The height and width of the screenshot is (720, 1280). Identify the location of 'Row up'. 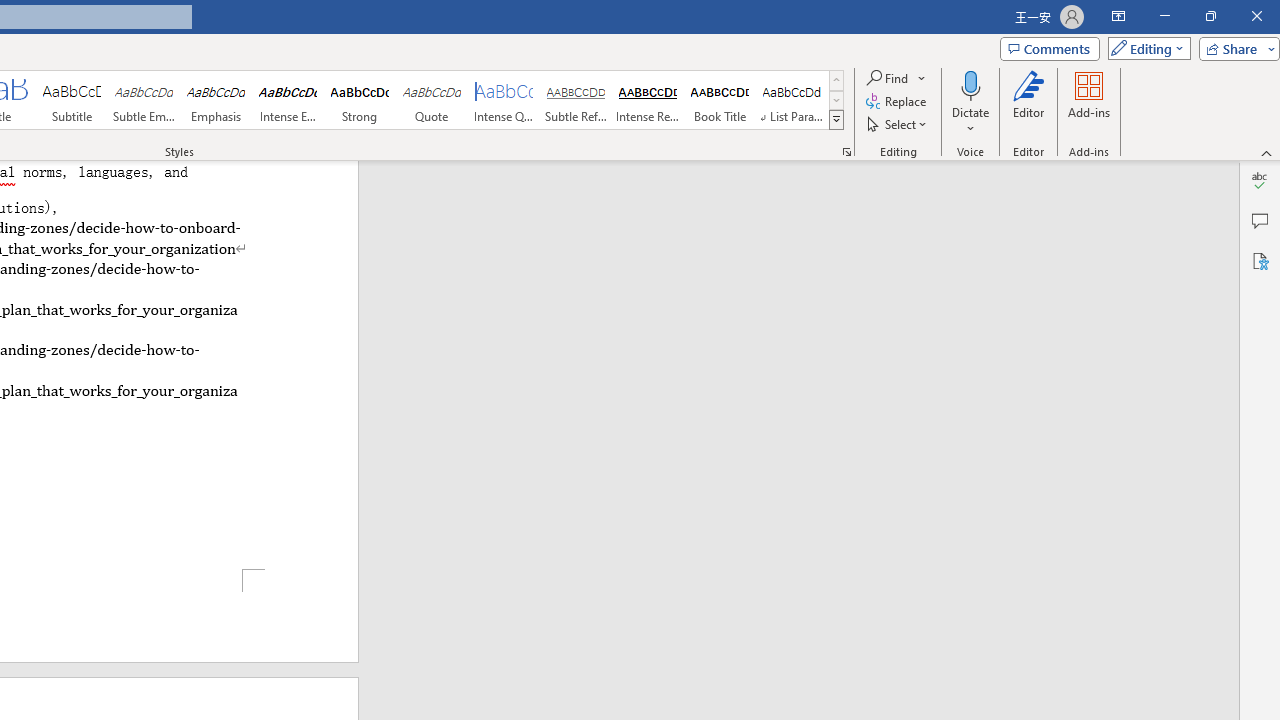
(836, 79).